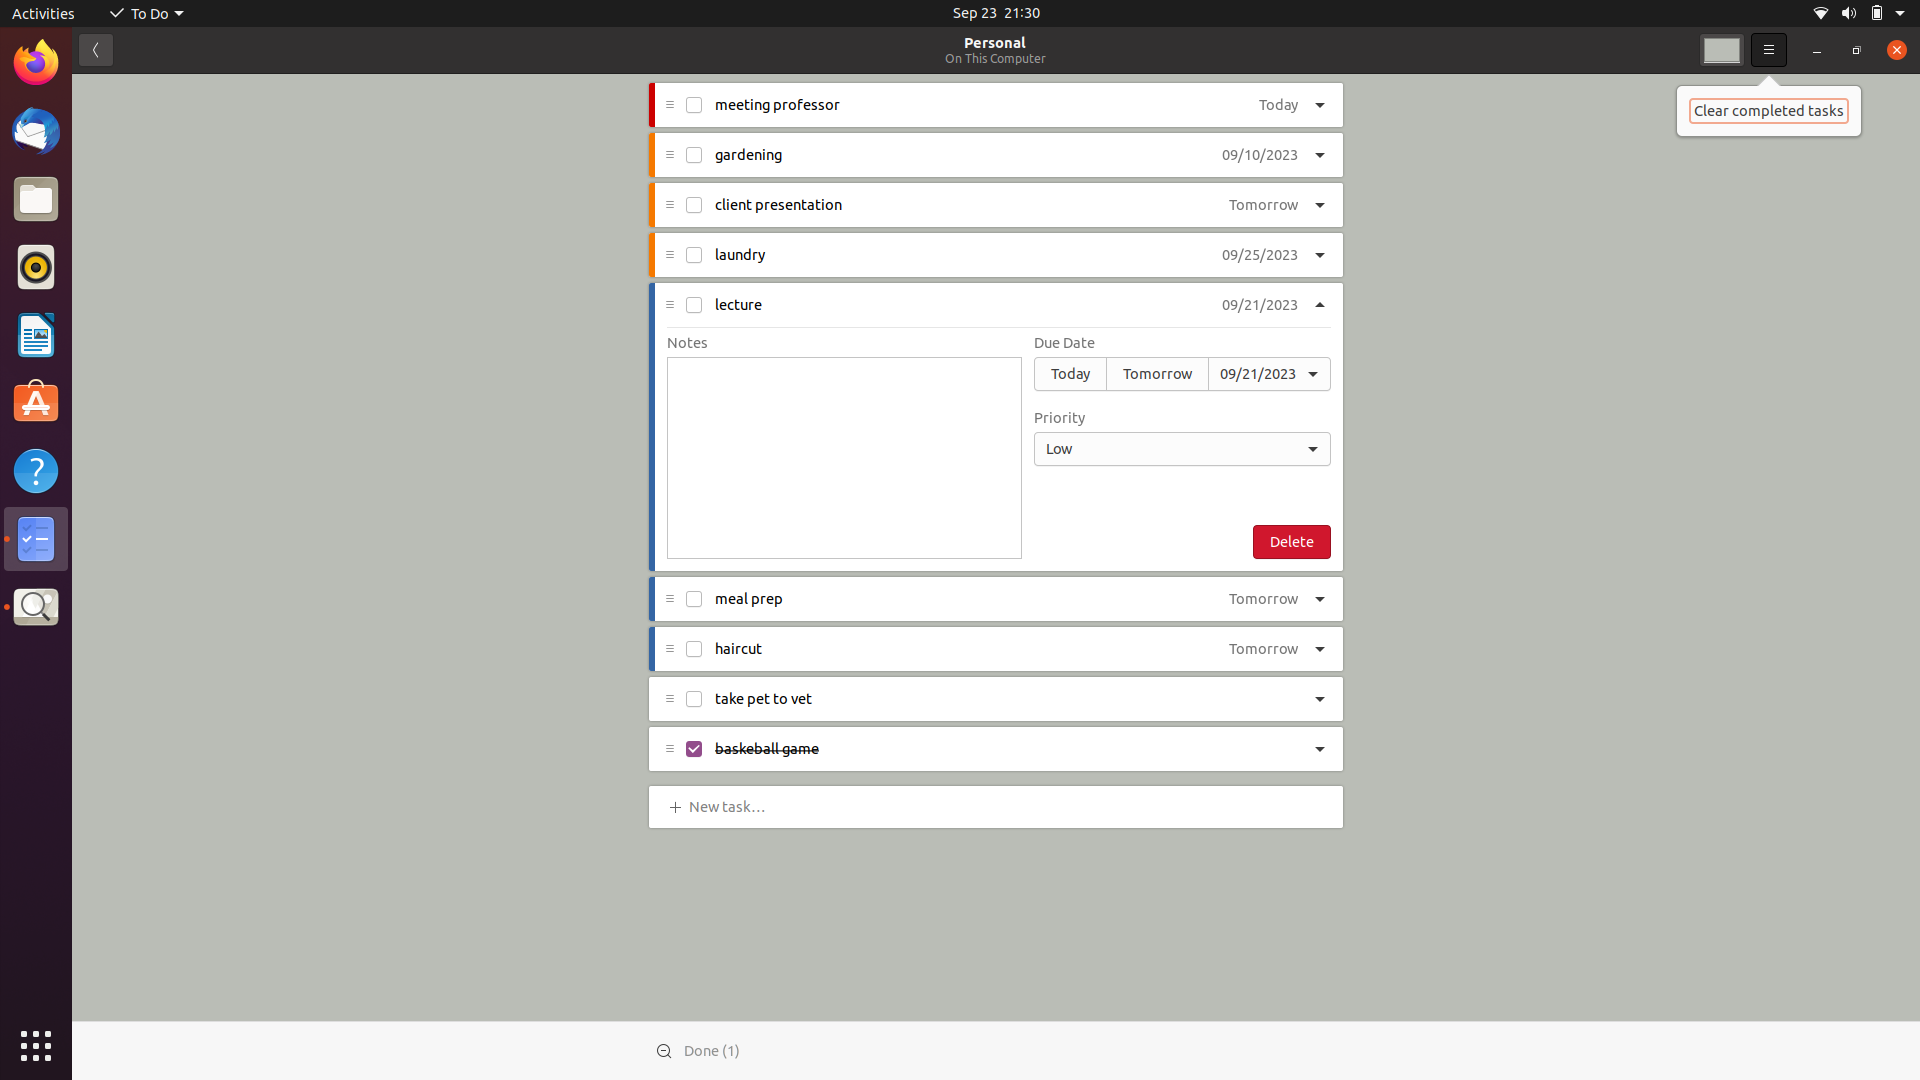  What do you see at coordinates (694, 750) in the screenshot?
I see `Complete the "baseball game" checkbox task` at bounding box center [694, 750].